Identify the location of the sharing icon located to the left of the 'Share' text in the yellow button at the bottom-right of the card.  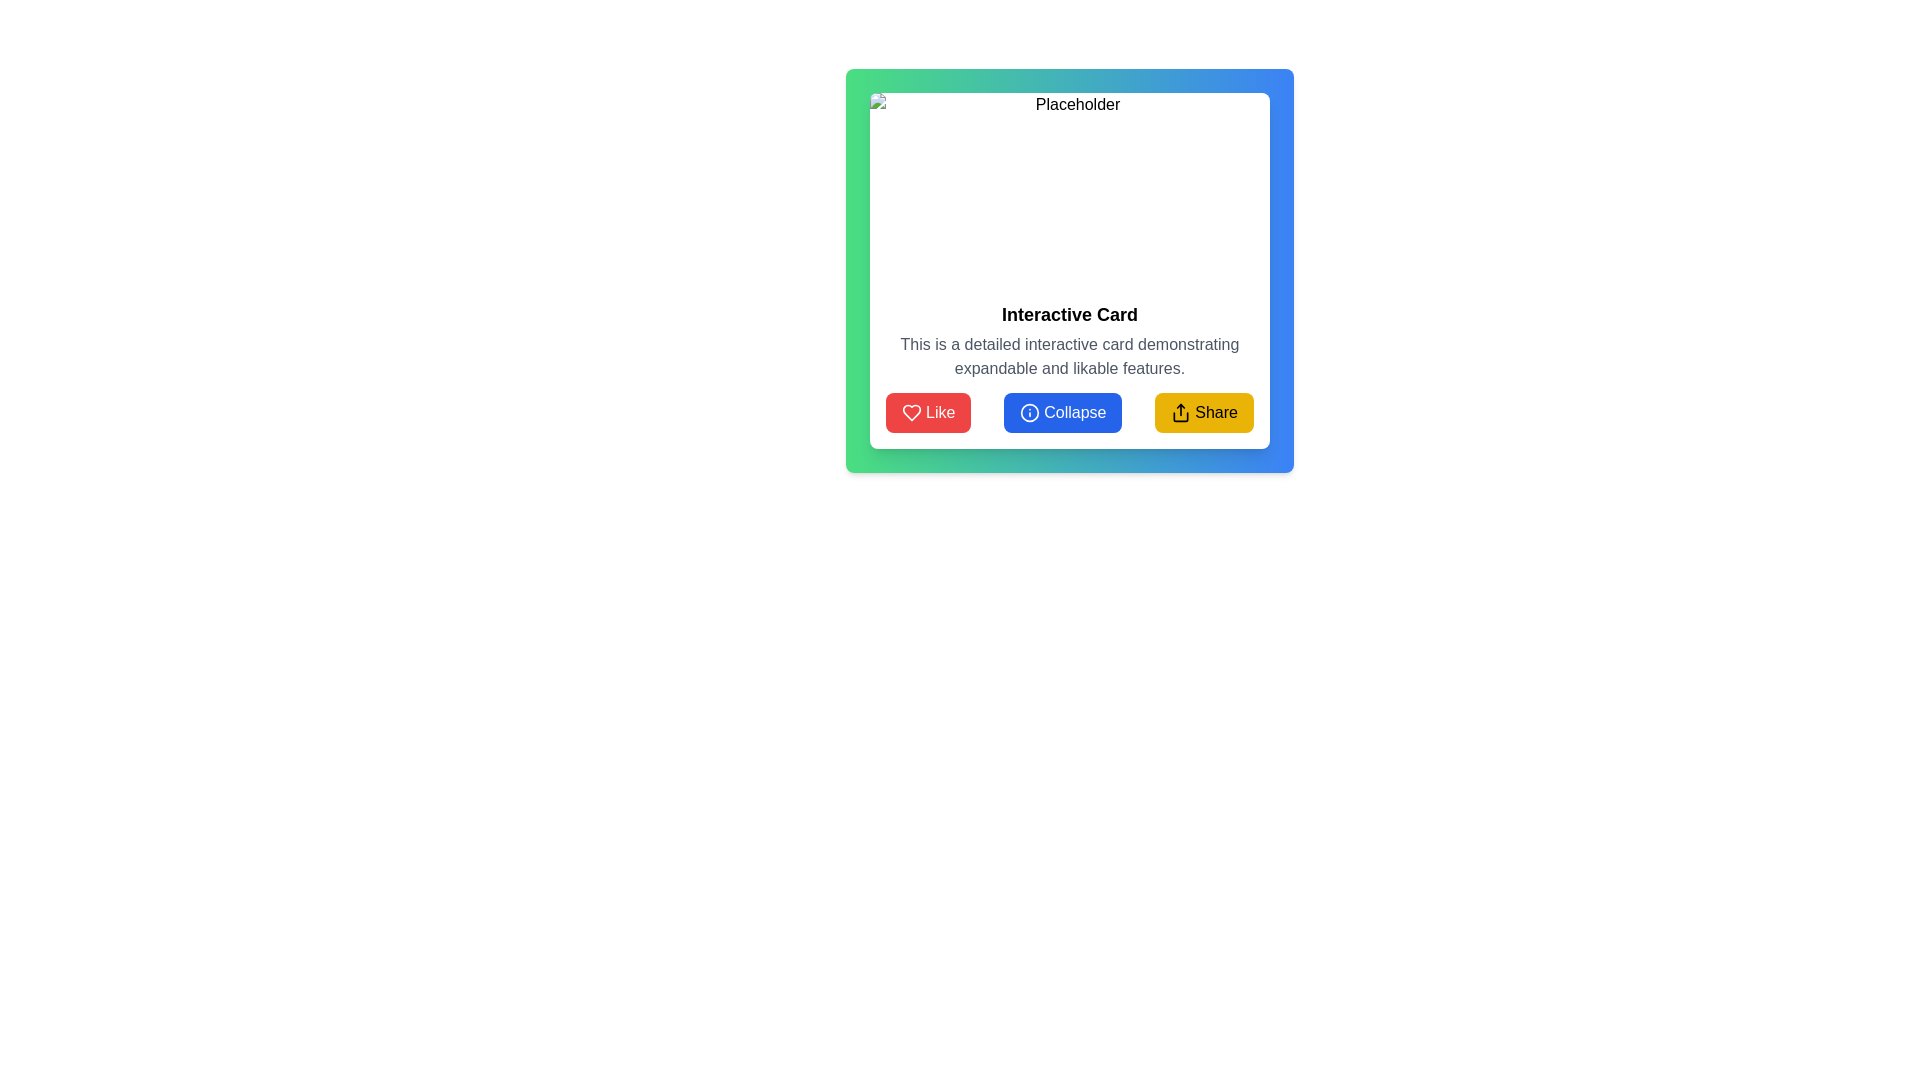
(1181, 411).